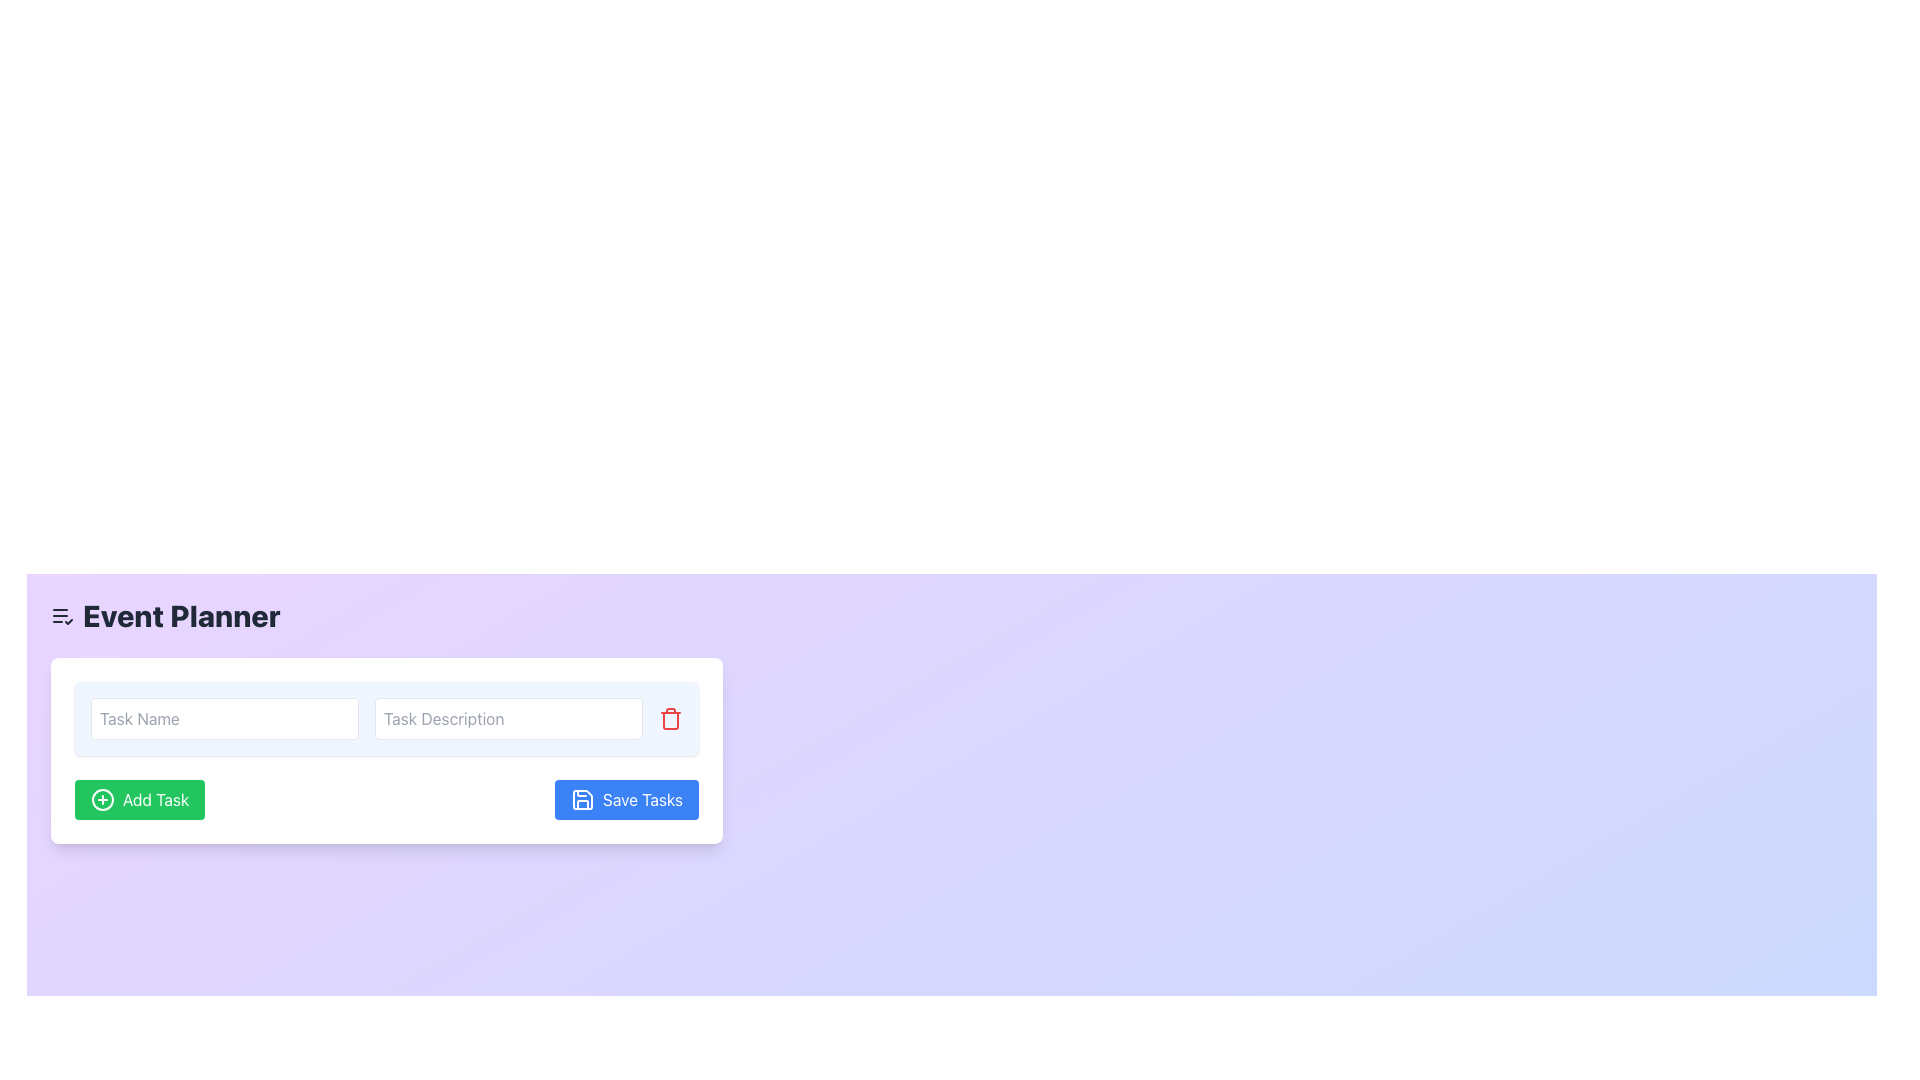 Image resolution: width=1920 pixels, height=1080 pixels. What do you see at coordinates (581, 798) in the screenshot?
I see `the save icon within the blue 'Save Tasks' button located on the far right of the task management component` at bounding box center [581, 798].